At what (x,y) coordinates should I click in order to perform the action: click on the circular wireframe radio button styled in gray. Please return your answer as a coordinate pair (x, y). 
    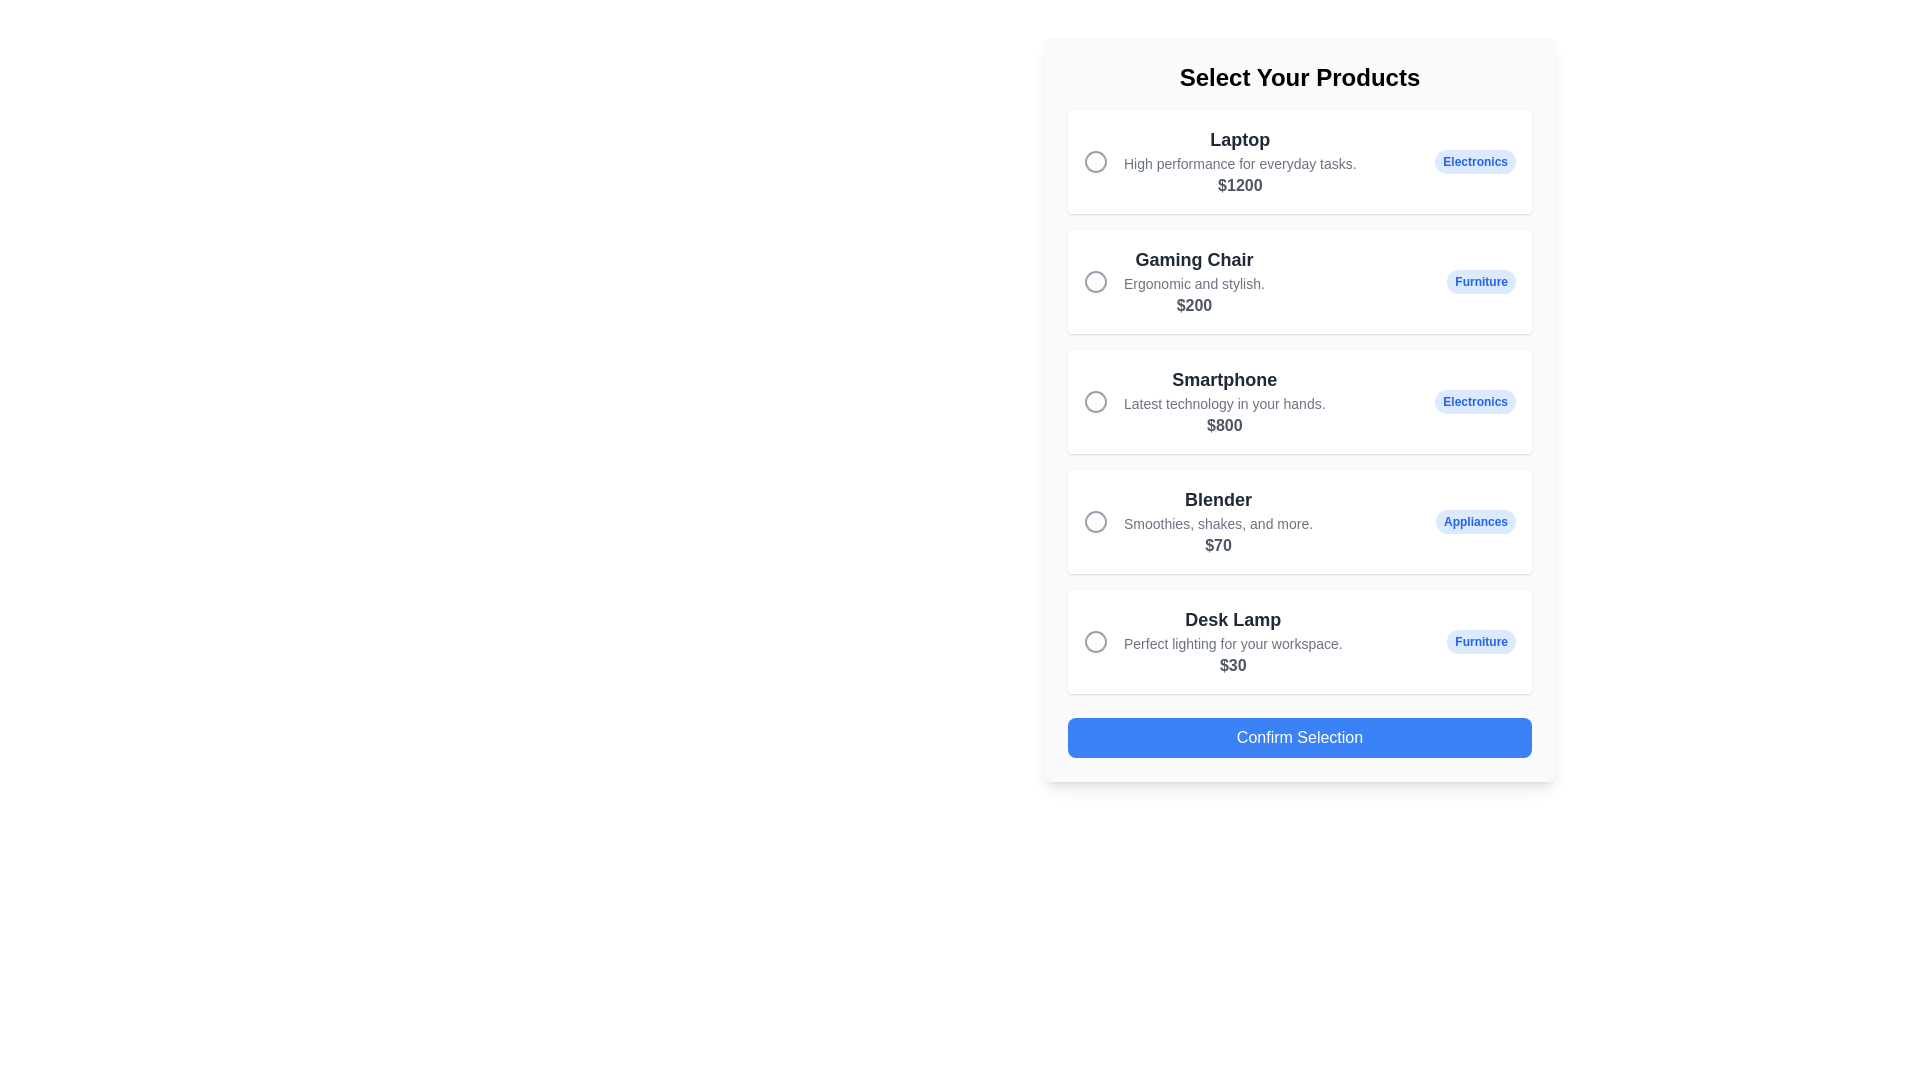
    Looking at the image, I should click on (1094, 401).